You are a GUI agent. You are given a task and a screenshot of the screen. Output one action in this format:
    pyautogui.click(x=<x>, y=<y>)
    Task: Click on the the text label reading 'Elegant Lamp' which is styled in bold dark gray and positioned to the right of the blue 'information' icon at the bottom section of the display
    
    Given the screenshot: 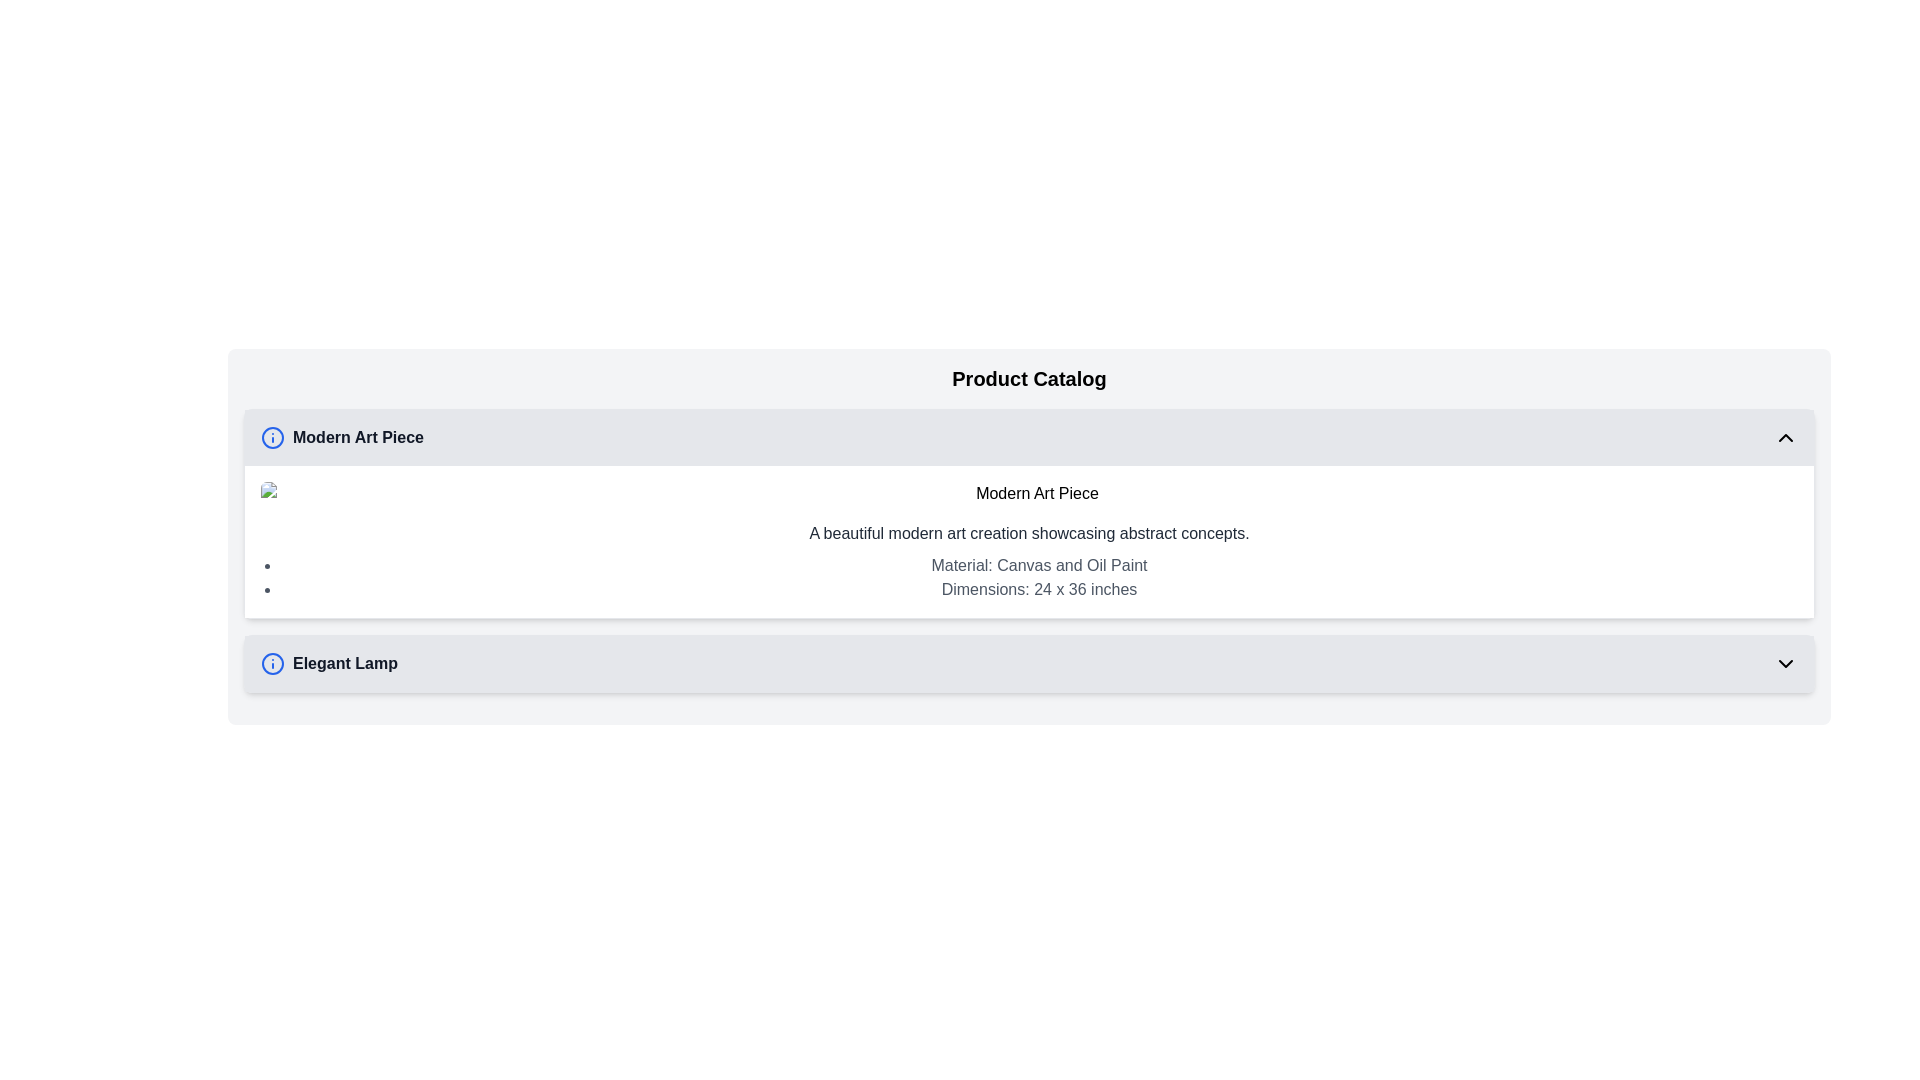 What is the action you would take?
    pyautogui.click(x=345, y=663)
    